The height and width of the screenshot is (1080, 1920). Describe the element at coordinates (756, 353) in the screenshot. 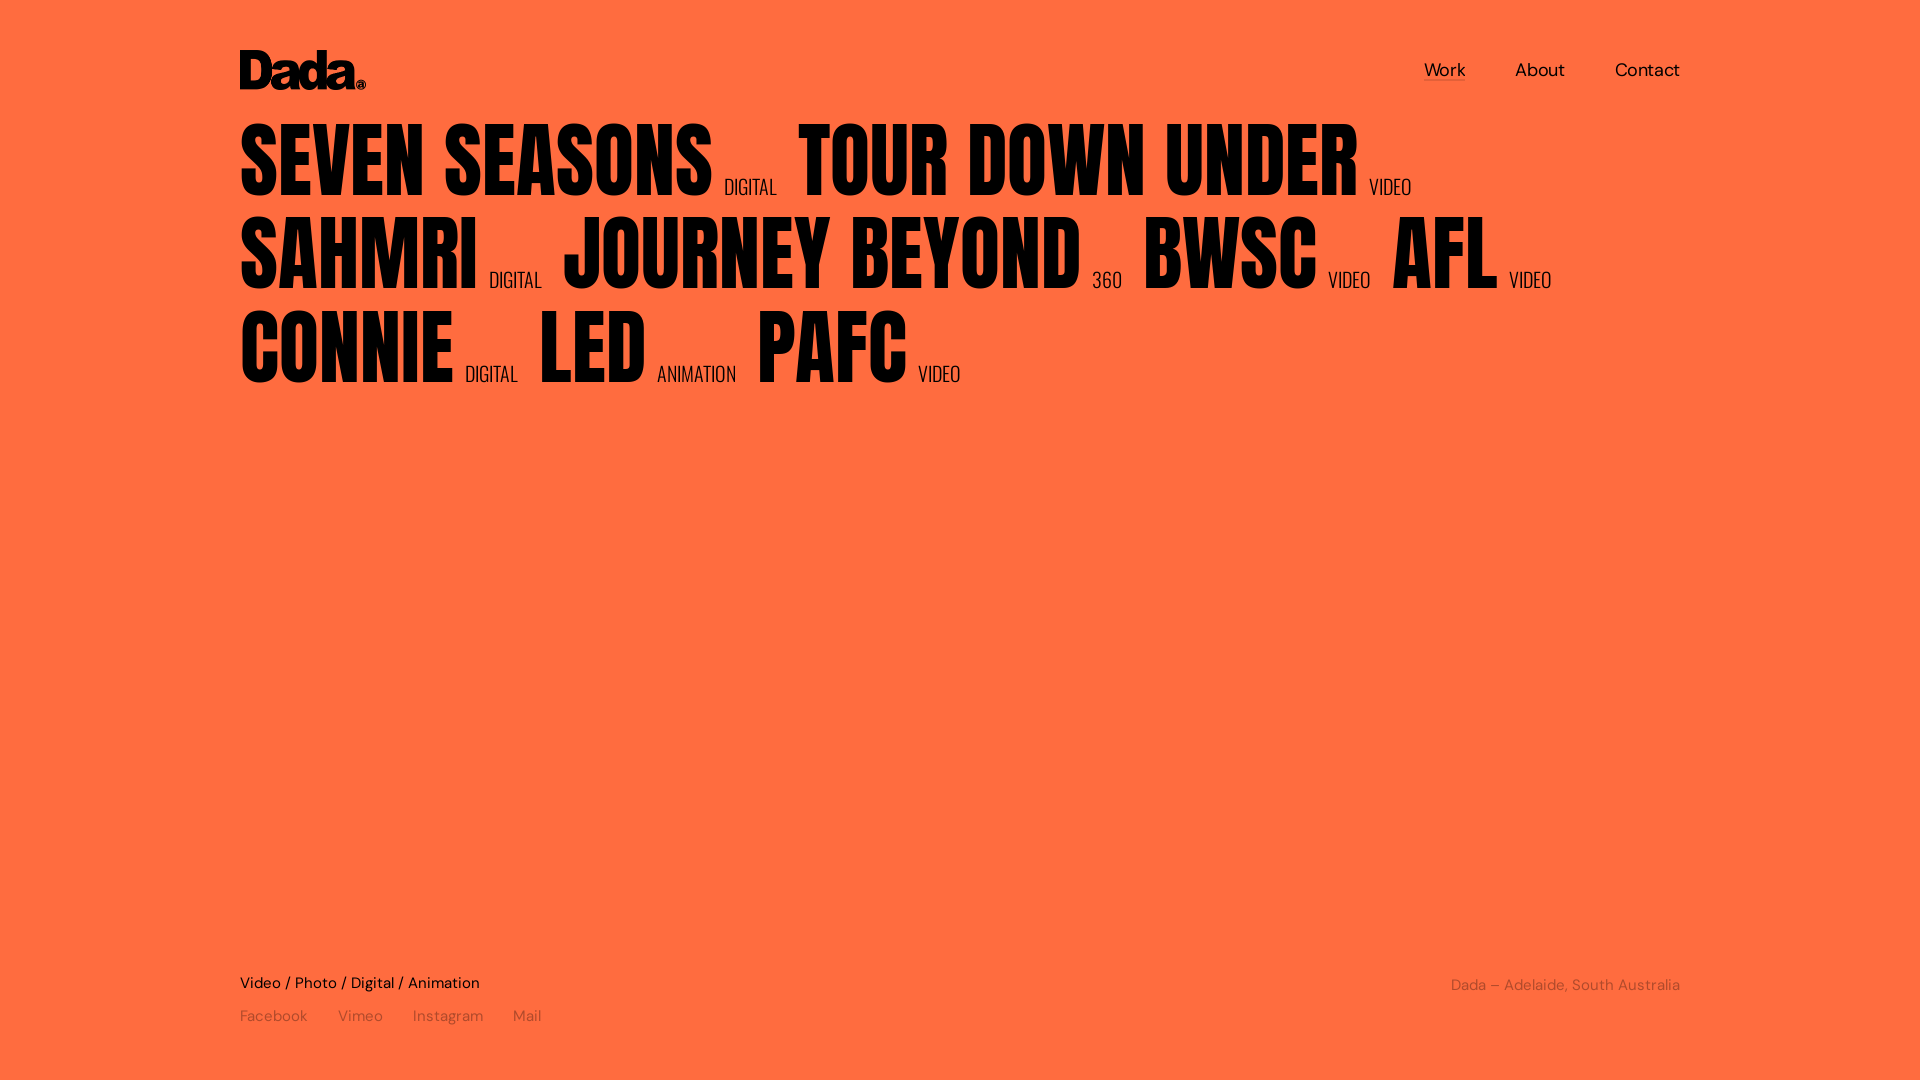

I see `'PAFC VIDEO'` at that location.